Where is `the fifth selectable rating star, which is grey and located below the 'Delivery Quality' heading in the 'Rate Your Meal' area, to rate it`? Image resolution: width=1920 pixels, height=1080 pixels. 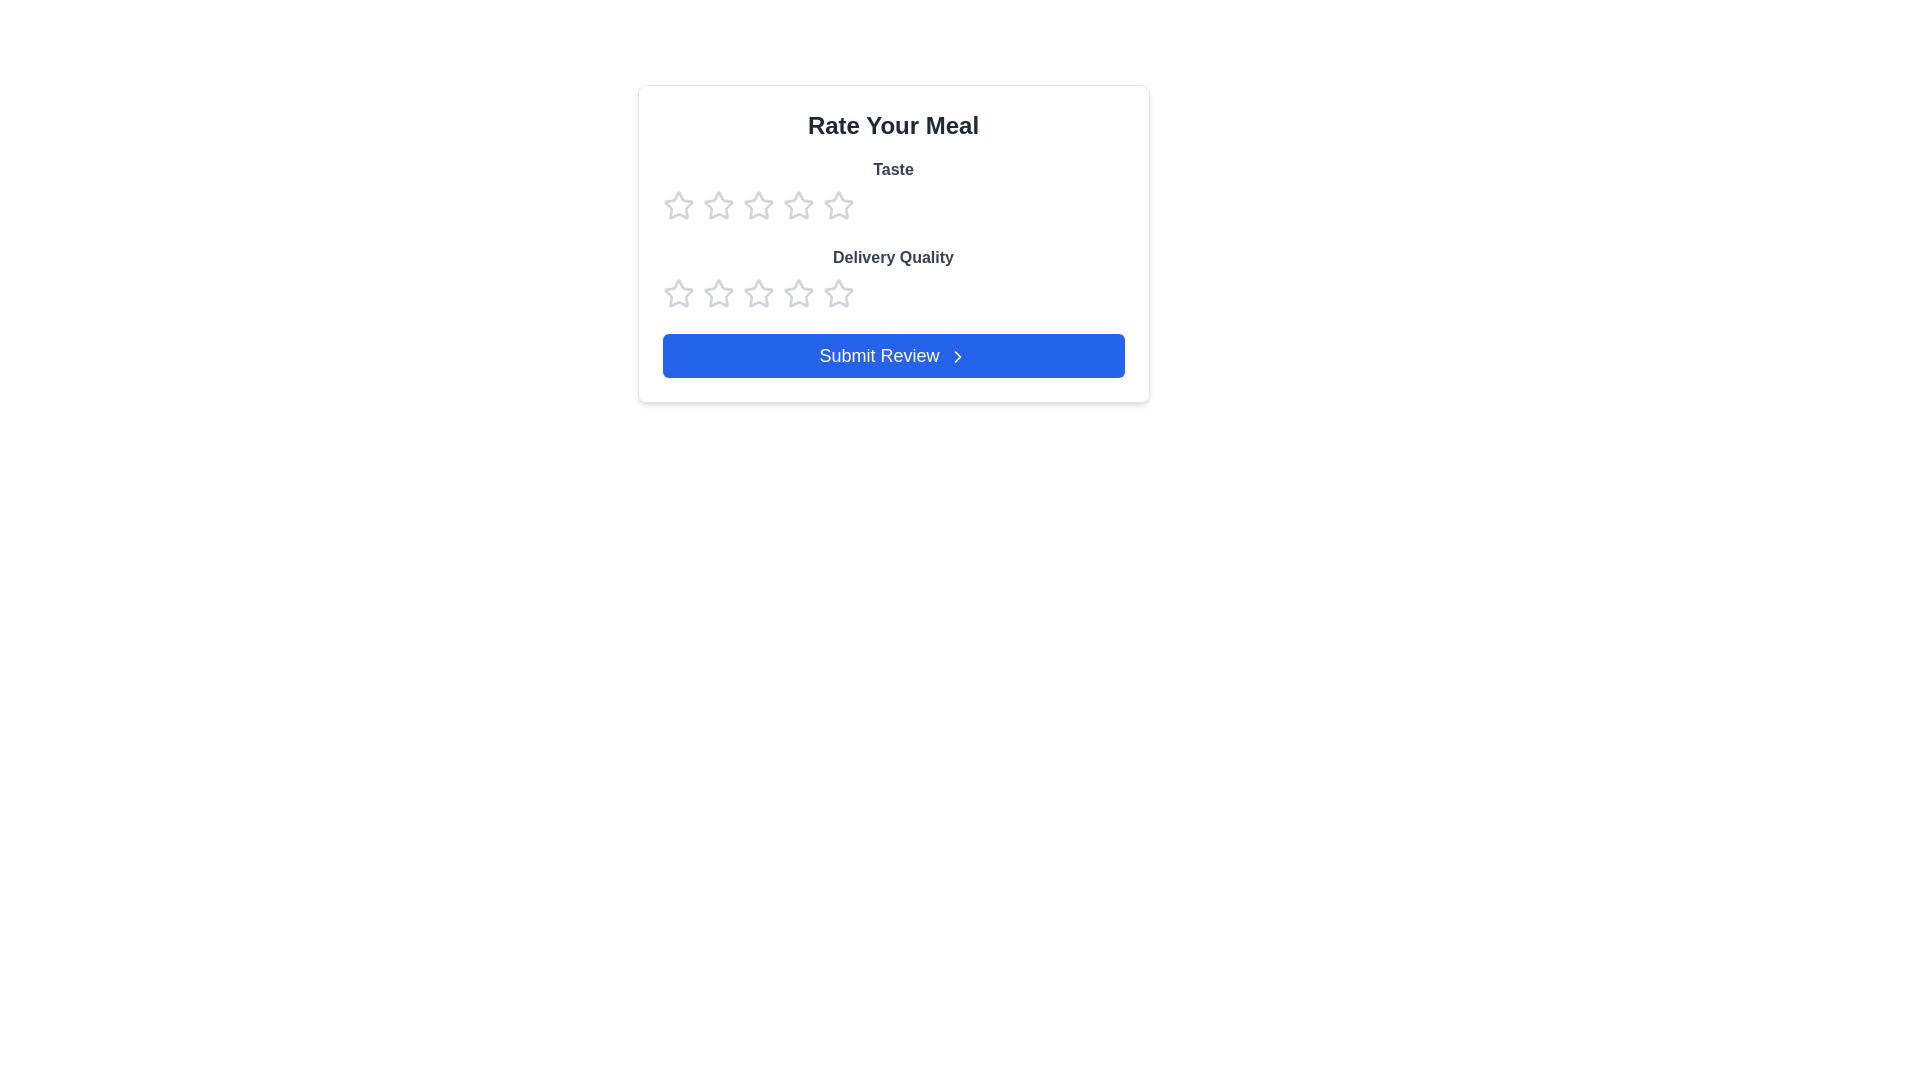
the fifth selectable rating star, which is grey and located below the 'Delivery Quality' heading in the 'Rate Your Meal' area, to rate it is located at coordinates (838, 293).